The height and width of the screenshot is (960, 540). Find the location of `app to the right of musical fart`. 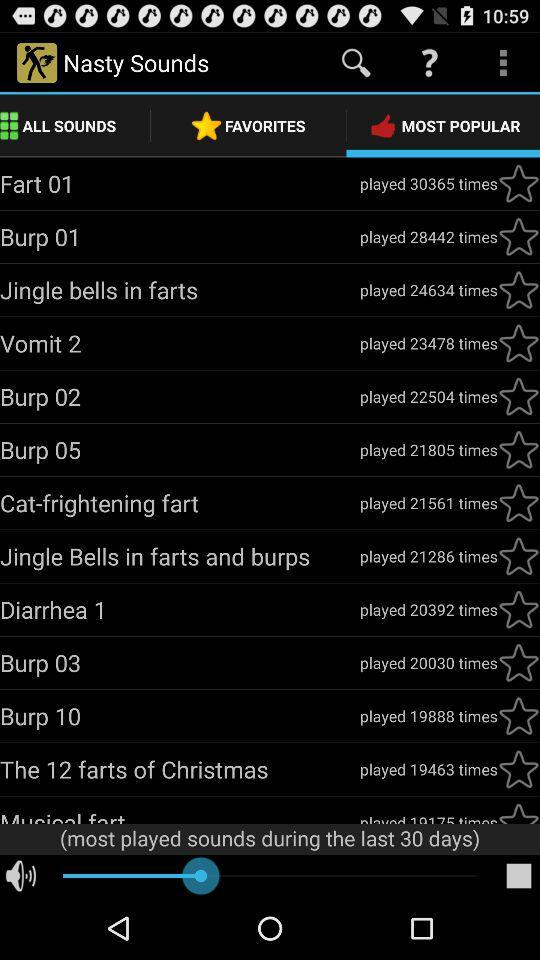

app to the right of musical fart is located at coordinates (427, 817).